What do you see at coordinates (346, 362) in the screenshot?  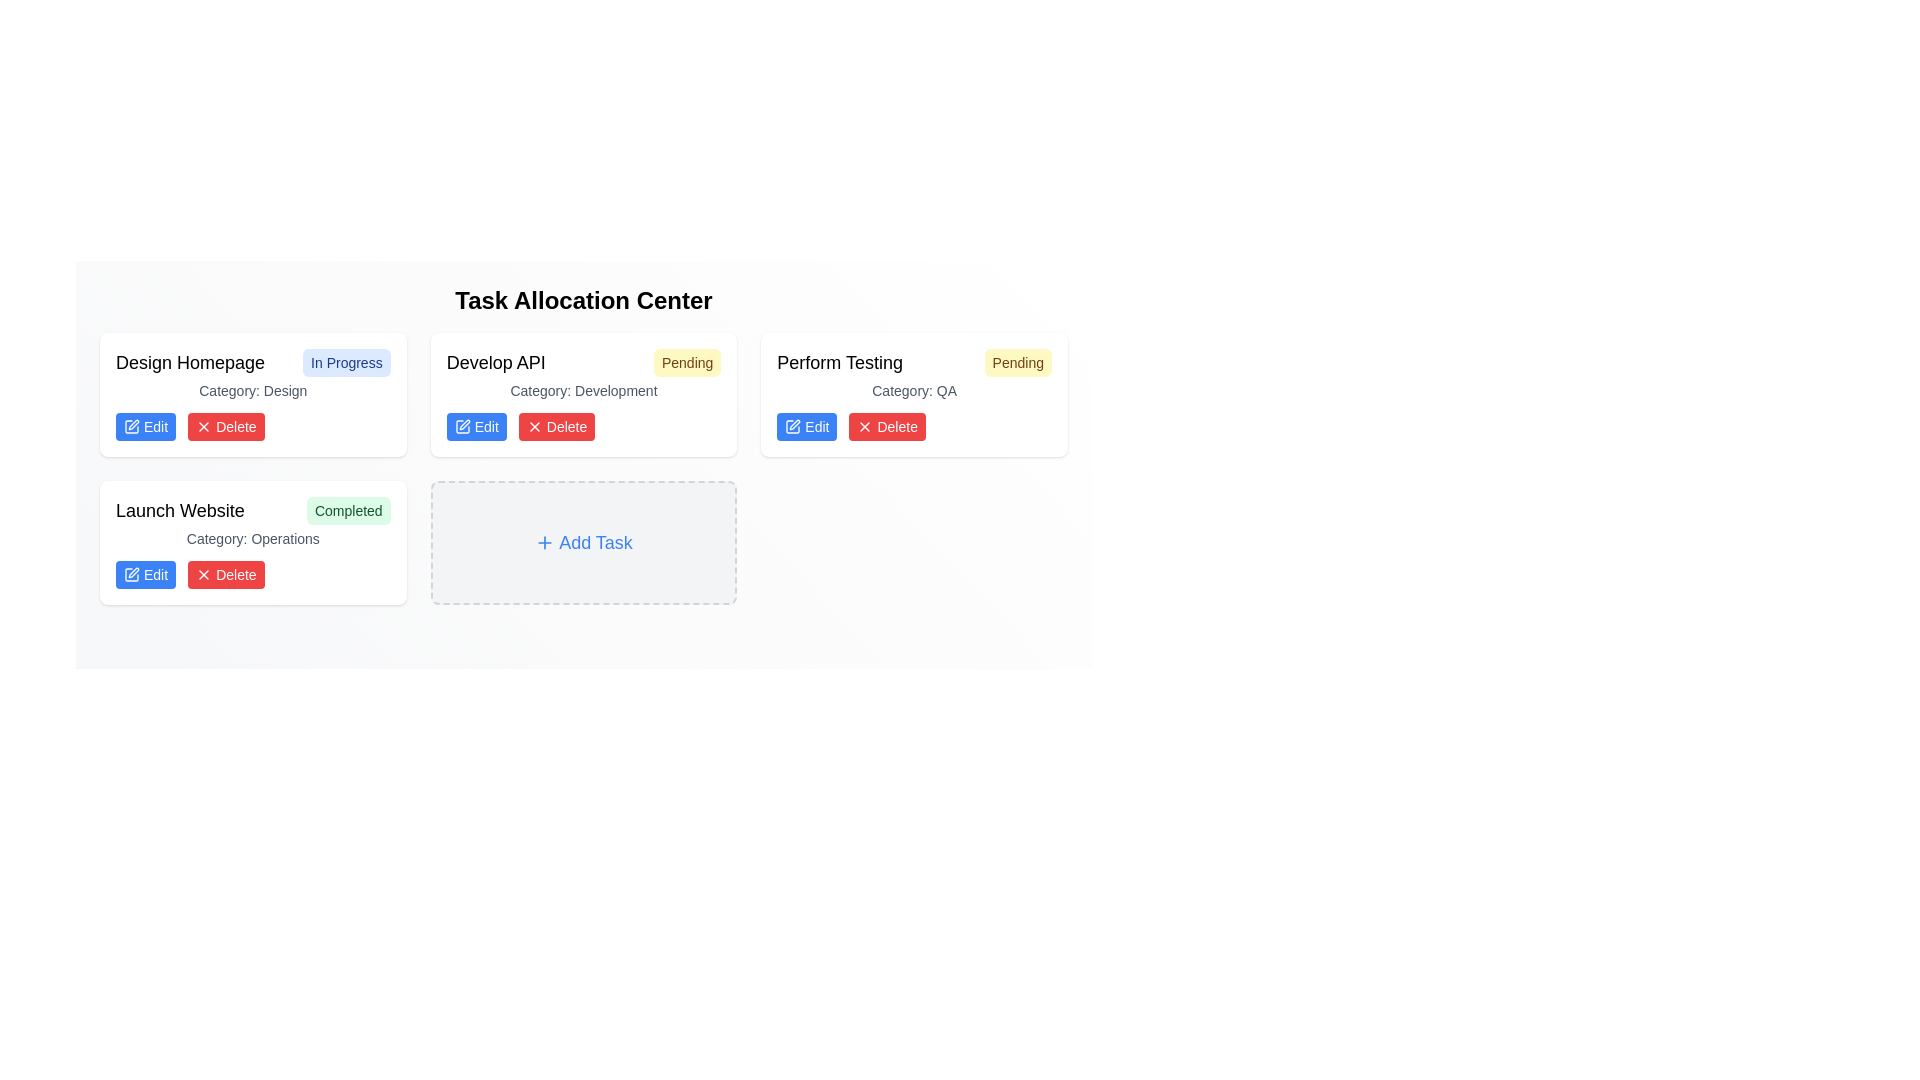 I see `the 'In Progress' status indicator button located at the top-right corner of the 'Design Homepage' card, which has a light blue rounded rectangle background and dark blue text` at bounding box center [346, 362].